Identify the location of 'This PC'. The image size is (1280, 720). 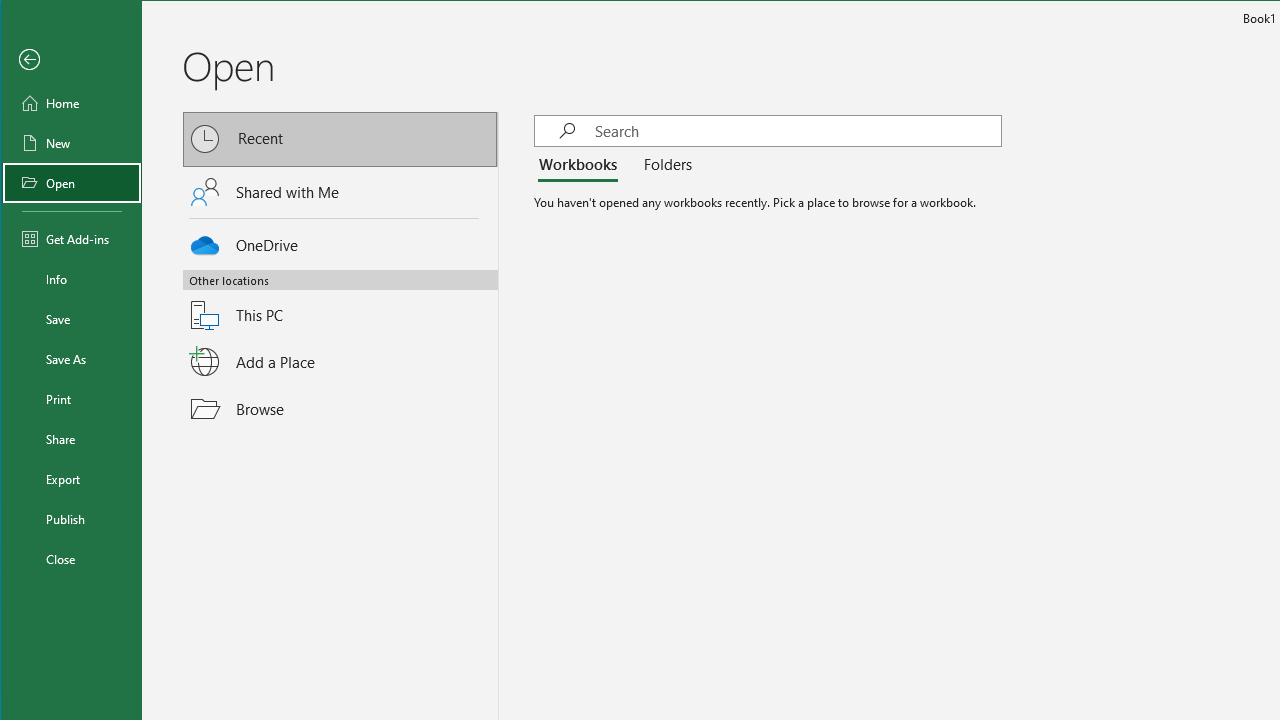
(341, 303).